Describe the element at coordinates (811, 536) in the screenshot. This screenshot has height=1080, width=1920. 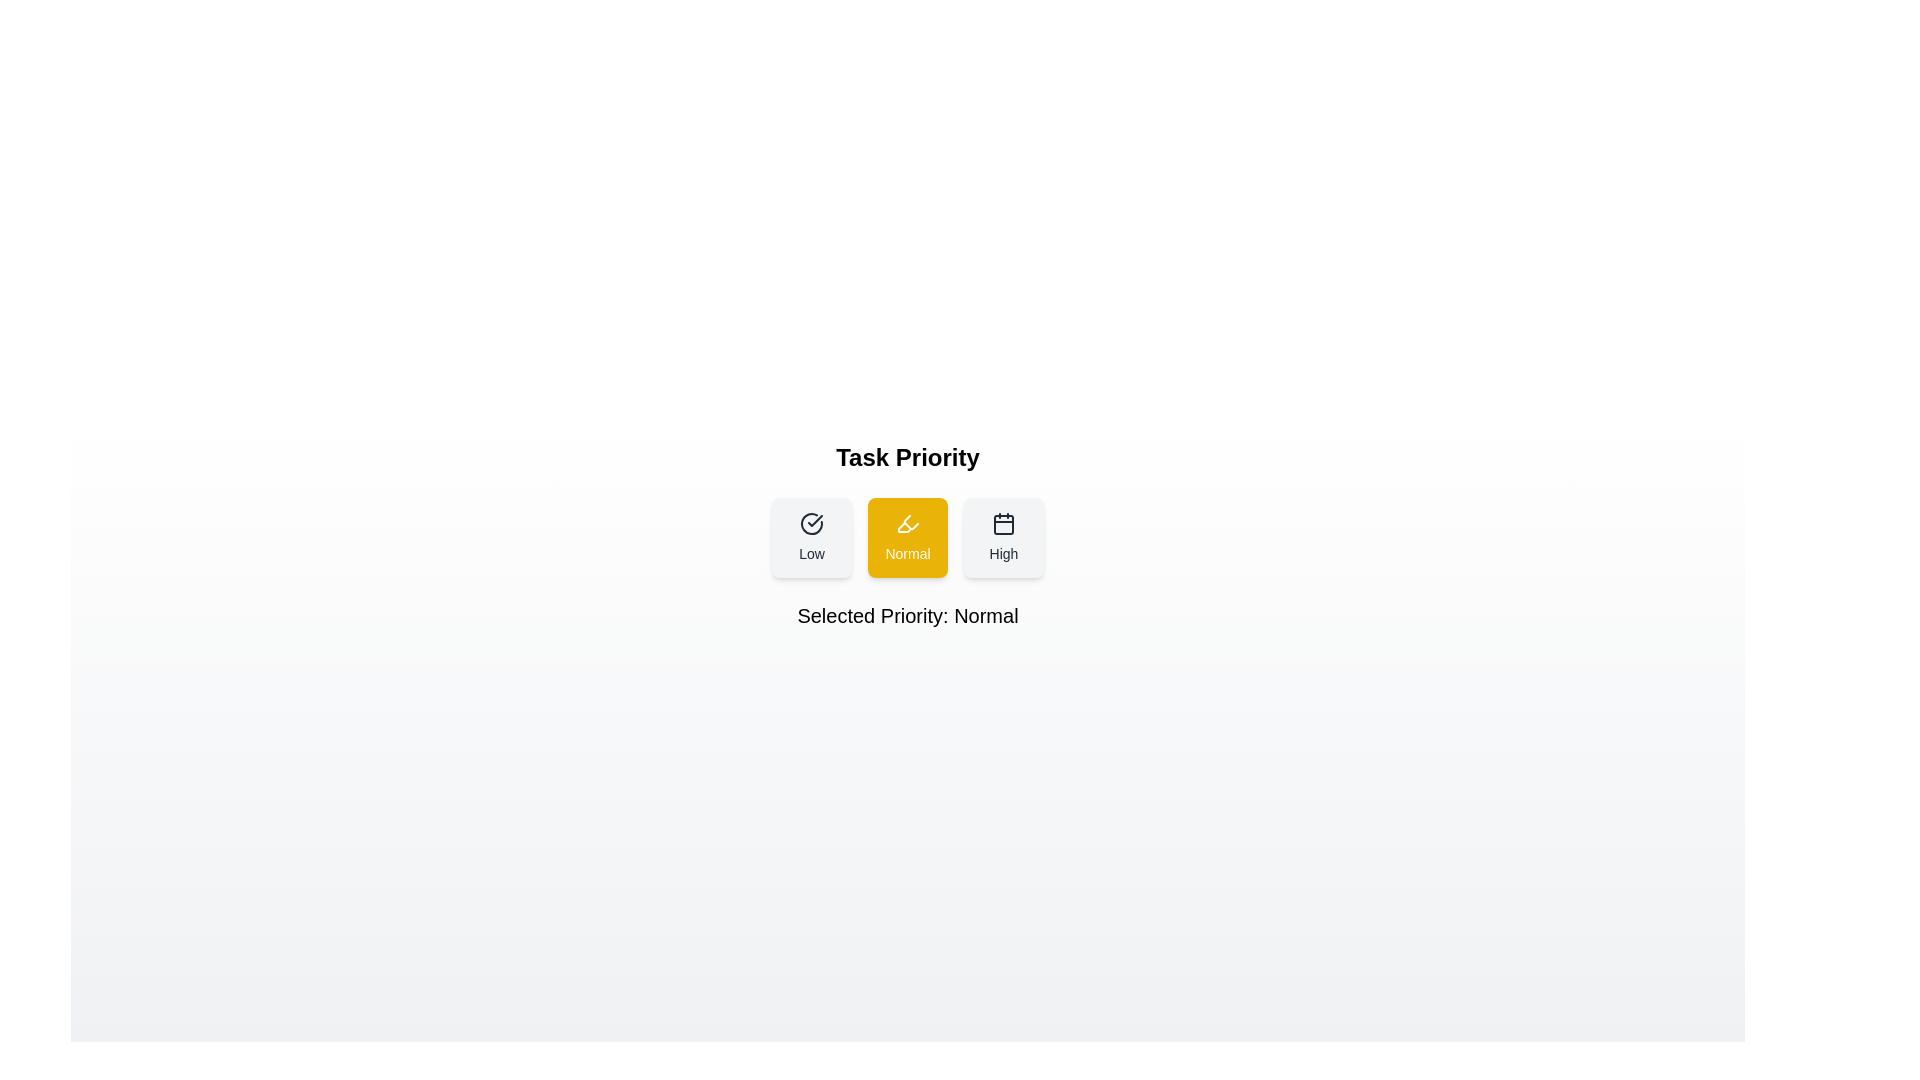
I see `the 'Low' priority button to select it` at that location.